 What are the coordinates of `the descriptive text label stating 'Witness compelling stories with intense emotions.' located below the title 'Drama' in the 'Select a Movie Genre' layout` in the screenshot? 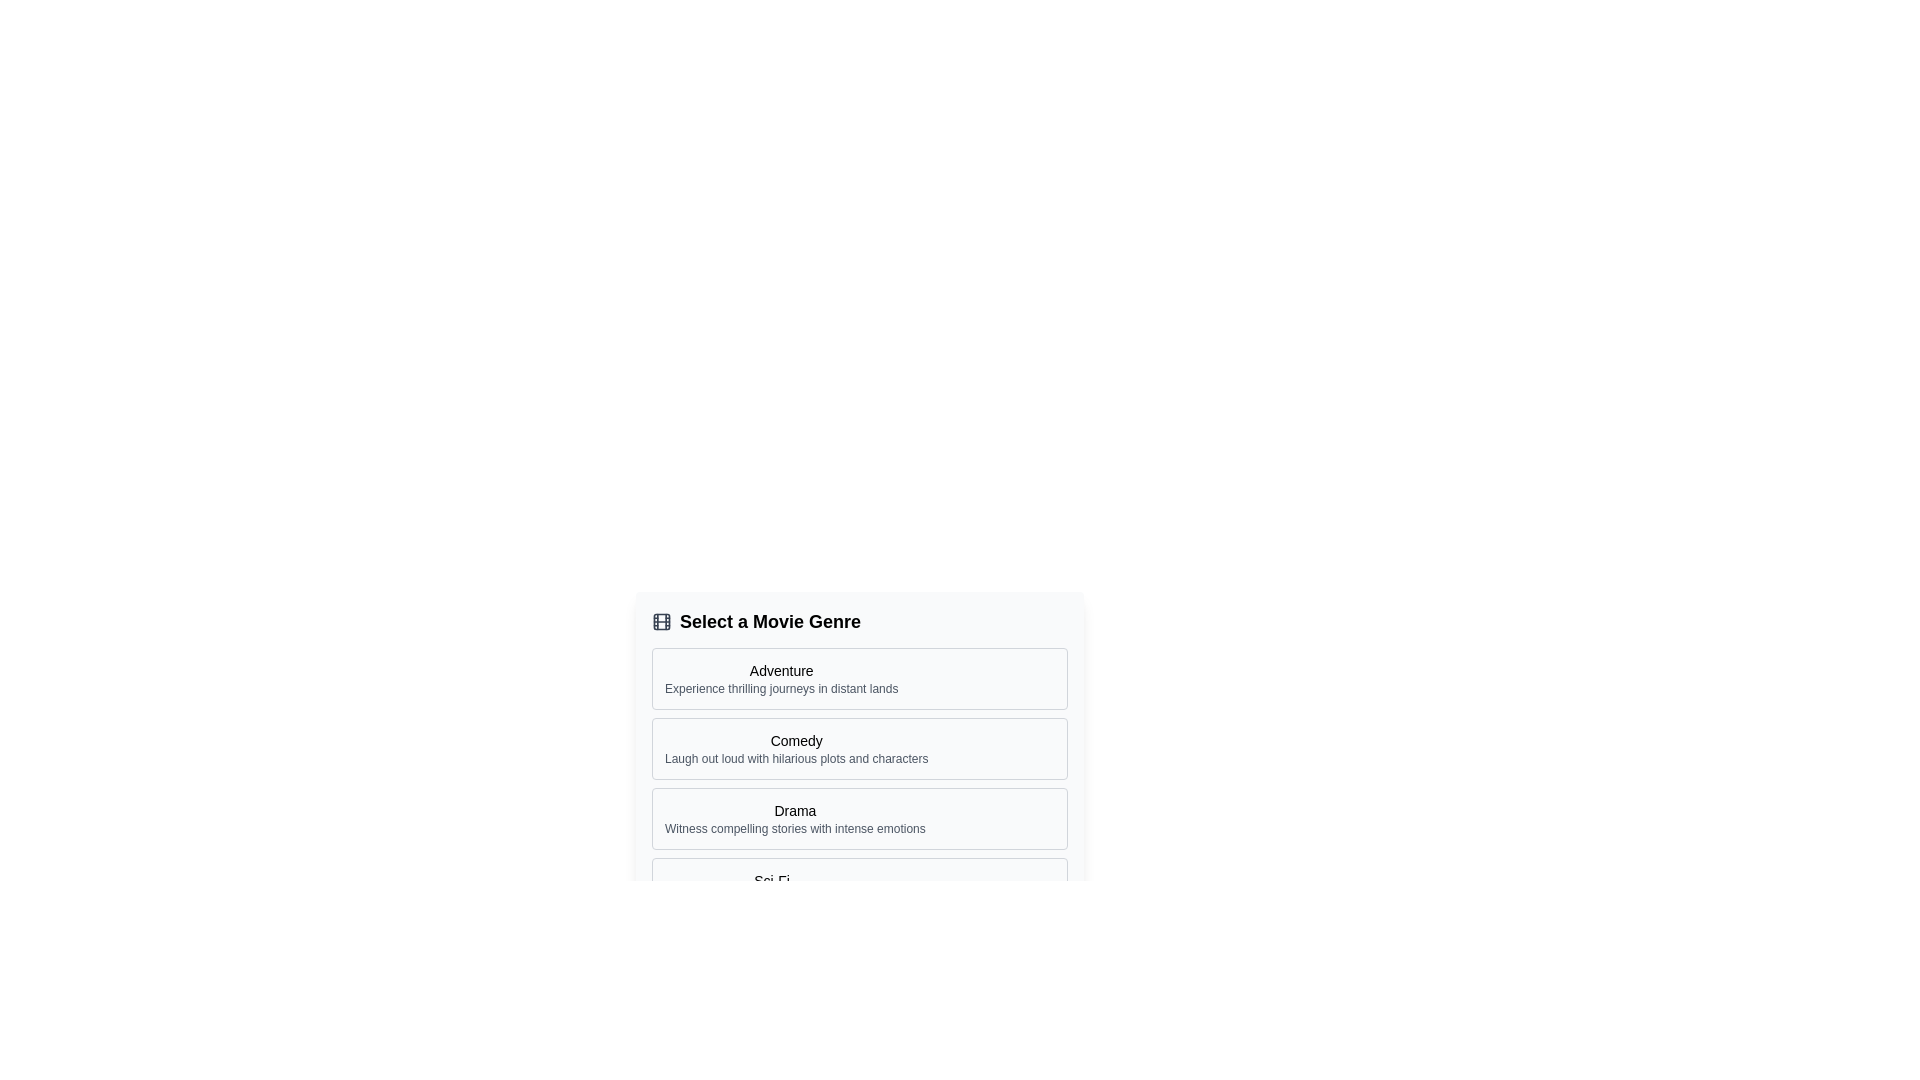 It's located at (794, 829).